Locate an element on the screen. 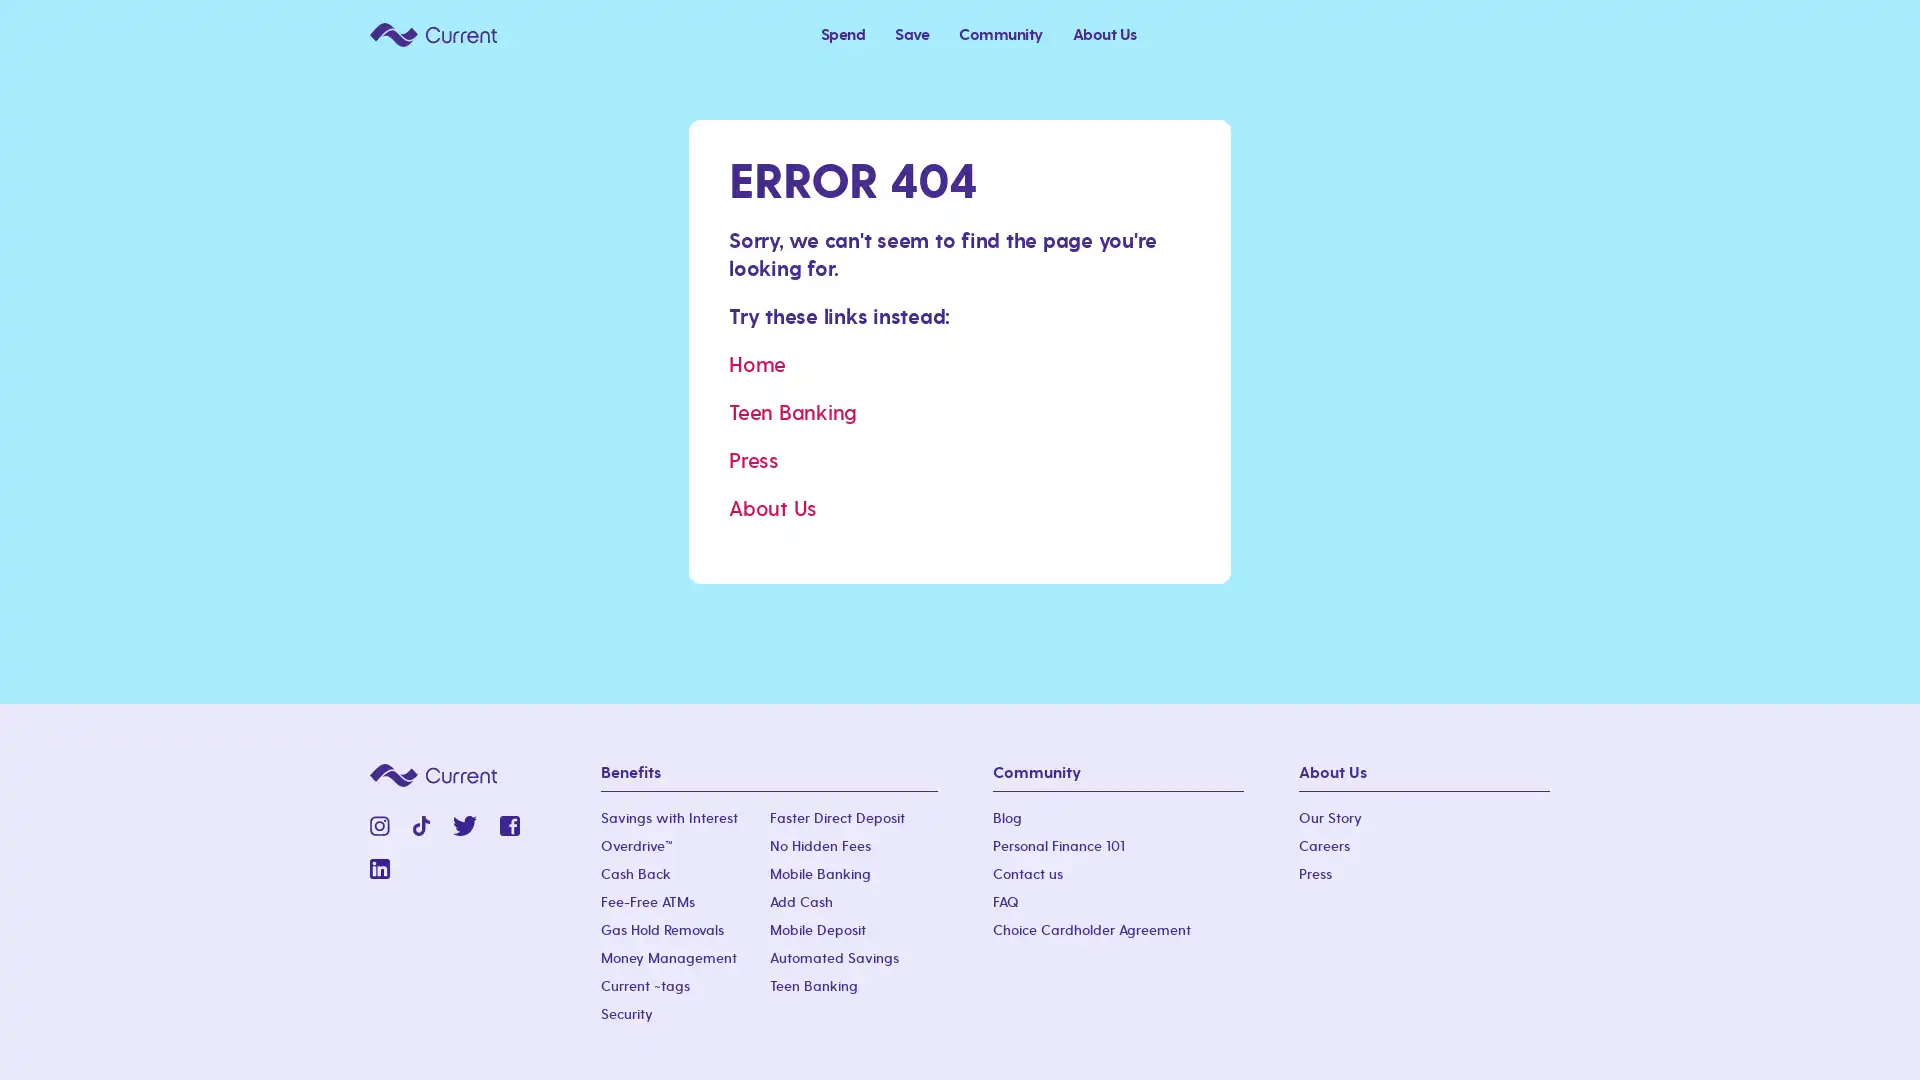  Our Story is located at coordinates (1330, 818).